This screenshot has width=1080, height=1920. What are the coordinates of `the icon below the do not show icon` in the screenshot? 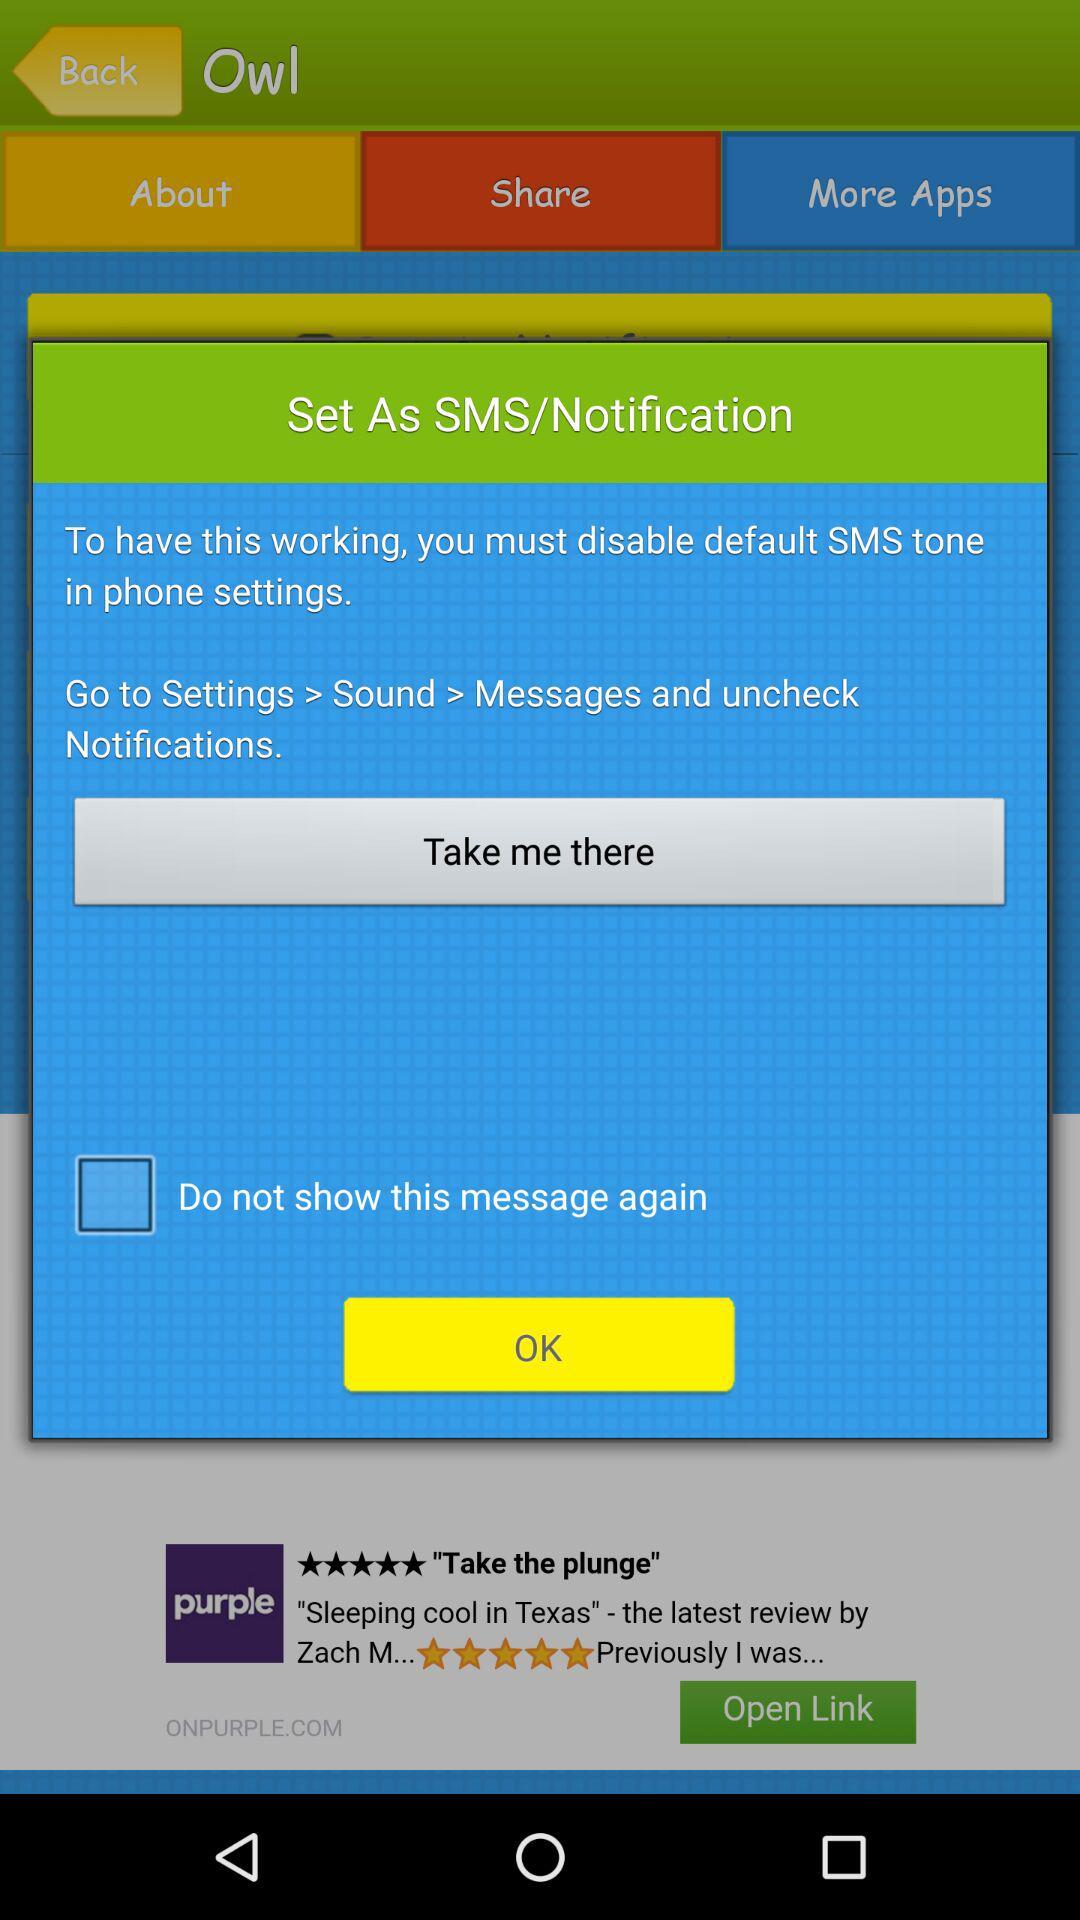 It's located at (538, 1347).